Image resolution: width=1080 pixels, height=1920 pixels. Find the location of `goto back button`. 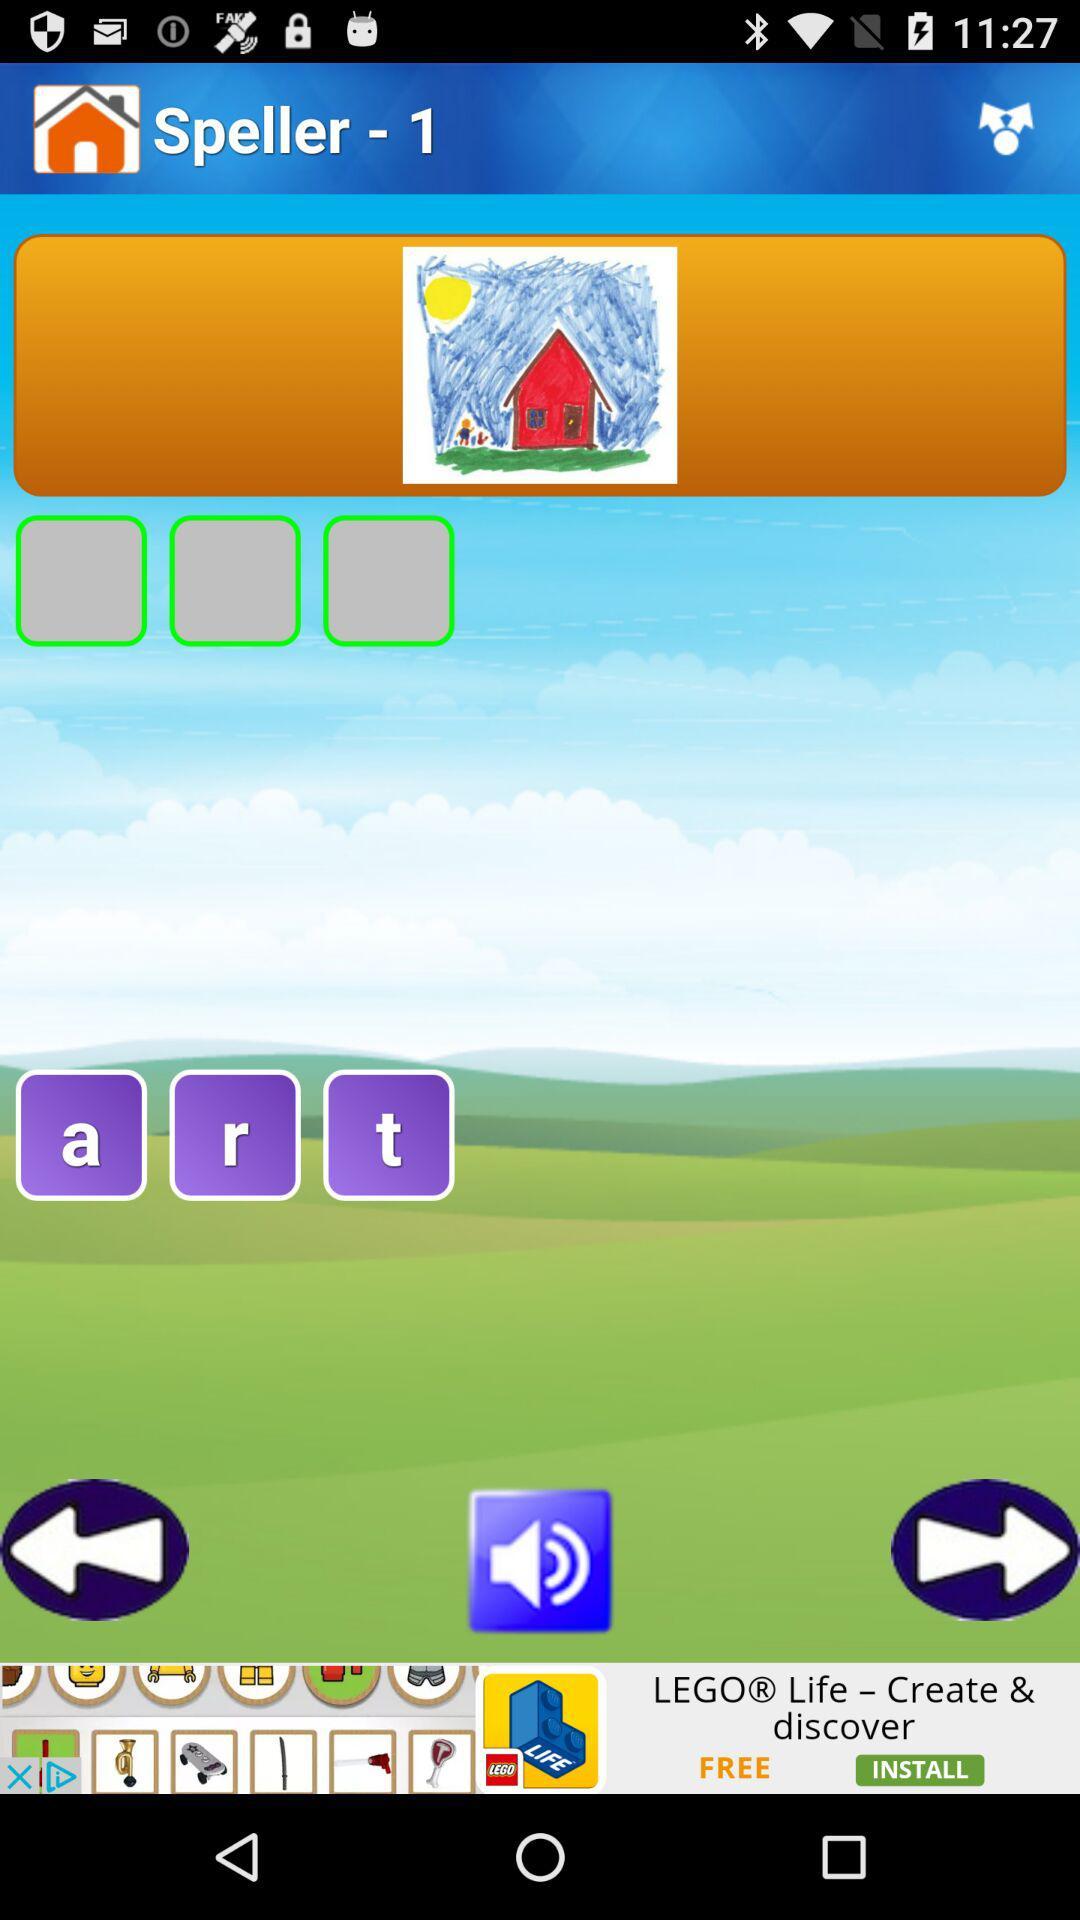

goto back button is located at coordinates (94, 1548).